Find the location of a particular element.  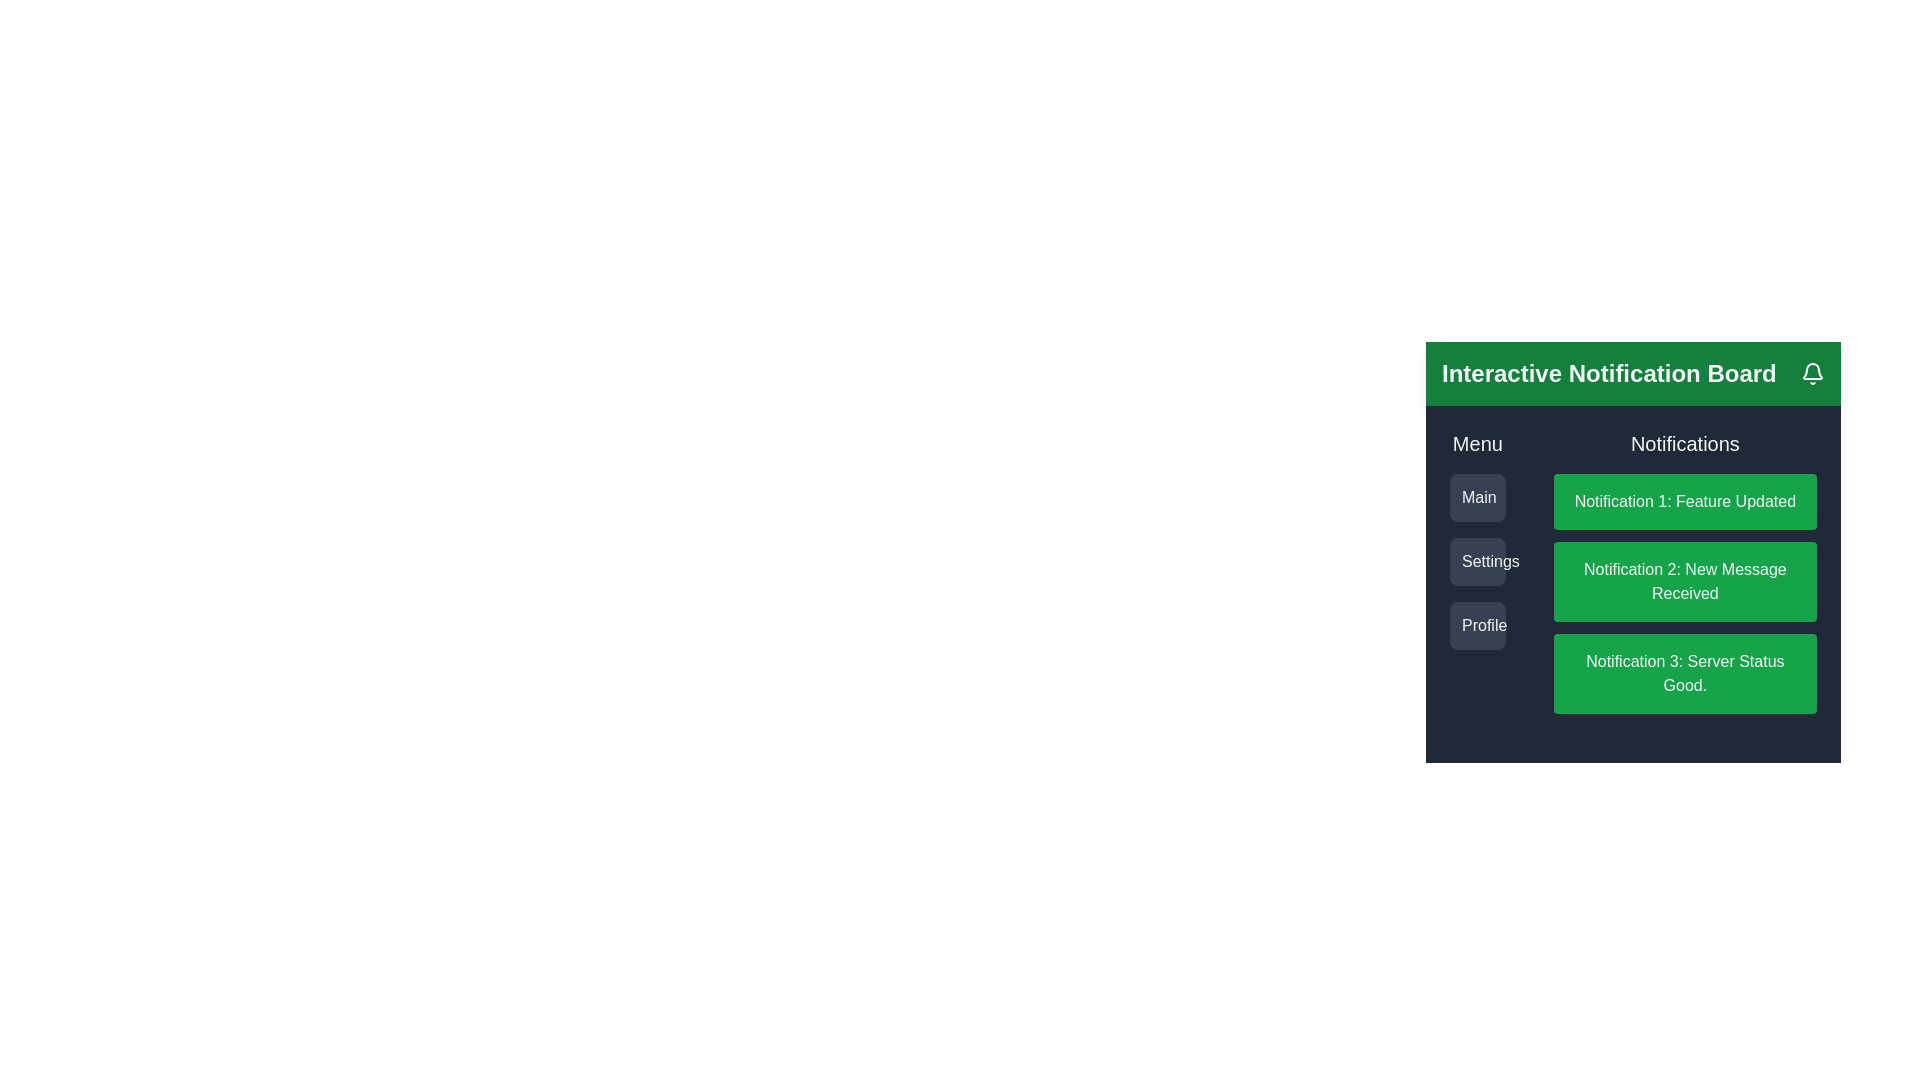

the 'Profile' button located at the bottom of the vertical stack of buttons under the 'Menu' heading on the left side of the interface is located at coordinates (1477, 624).